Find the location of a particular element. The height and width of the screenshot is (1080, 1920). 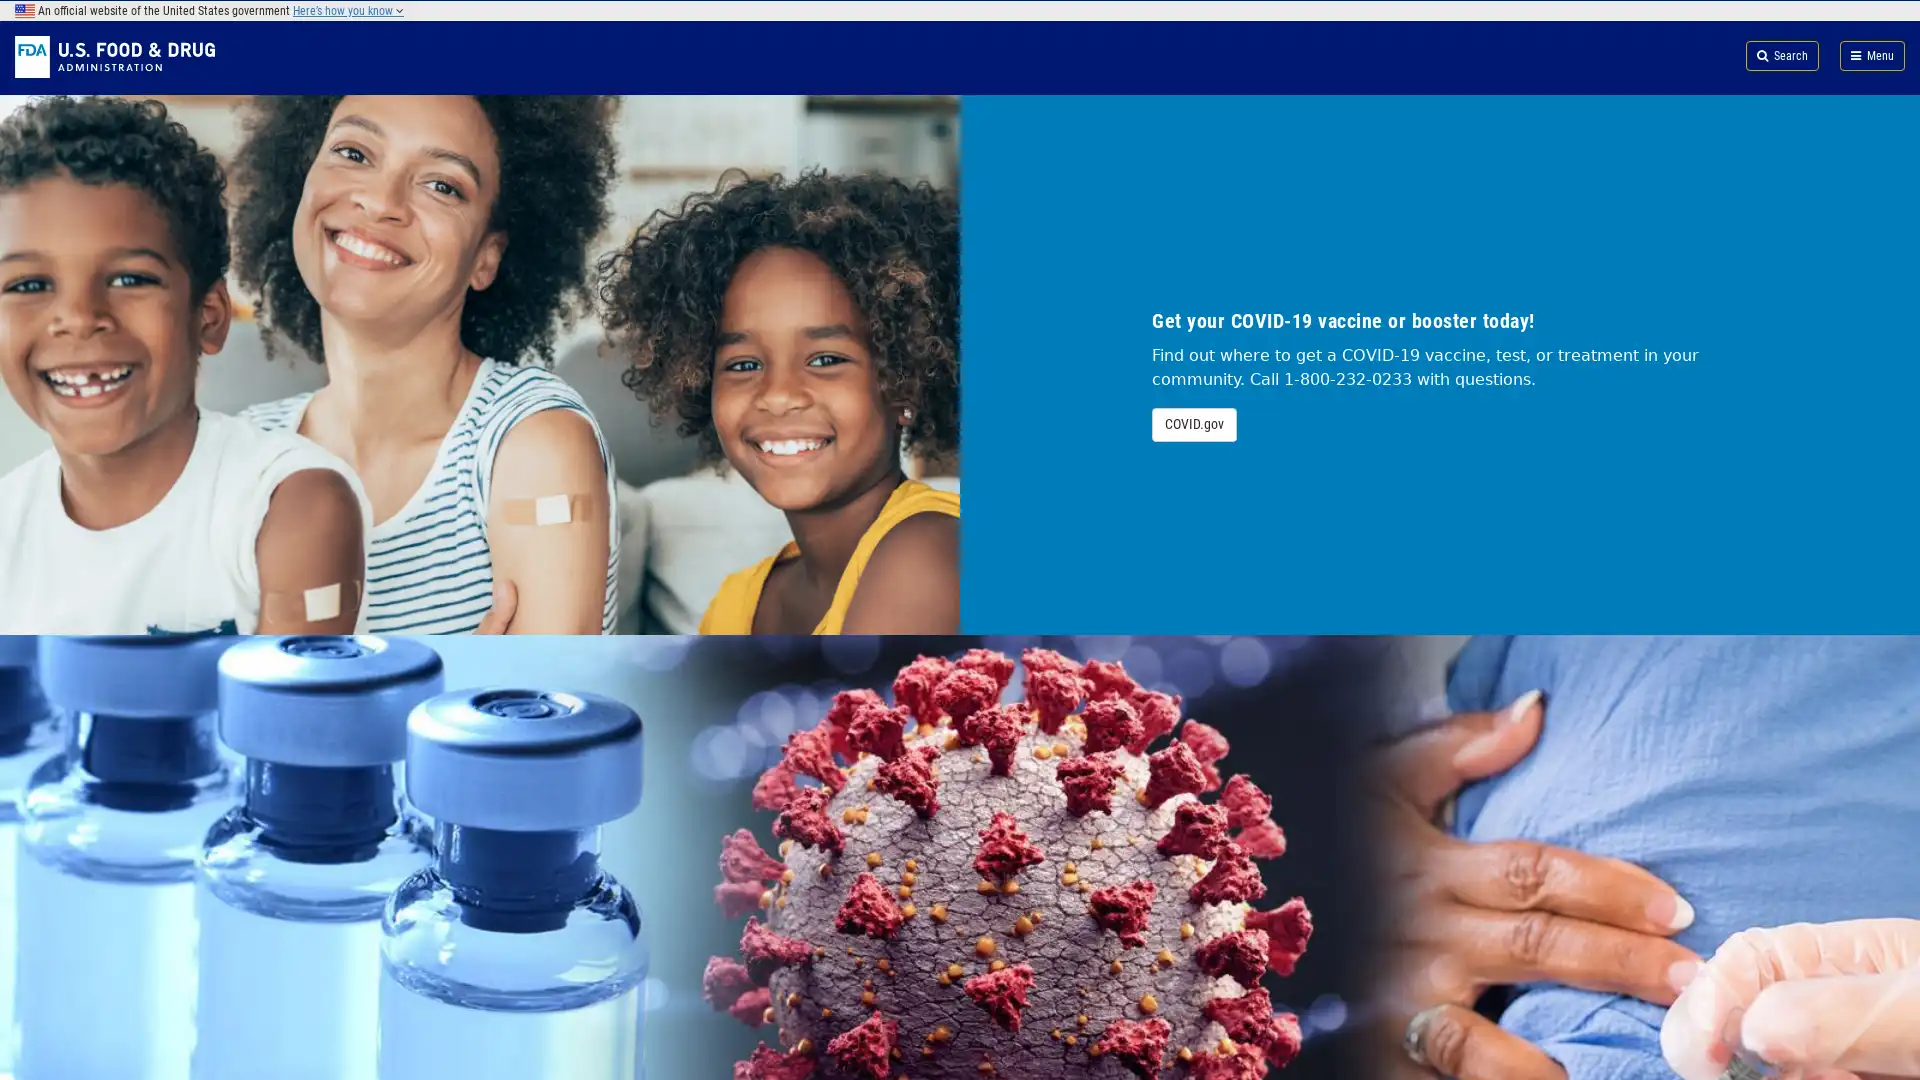

Search is located at coordinates (1884, 34).